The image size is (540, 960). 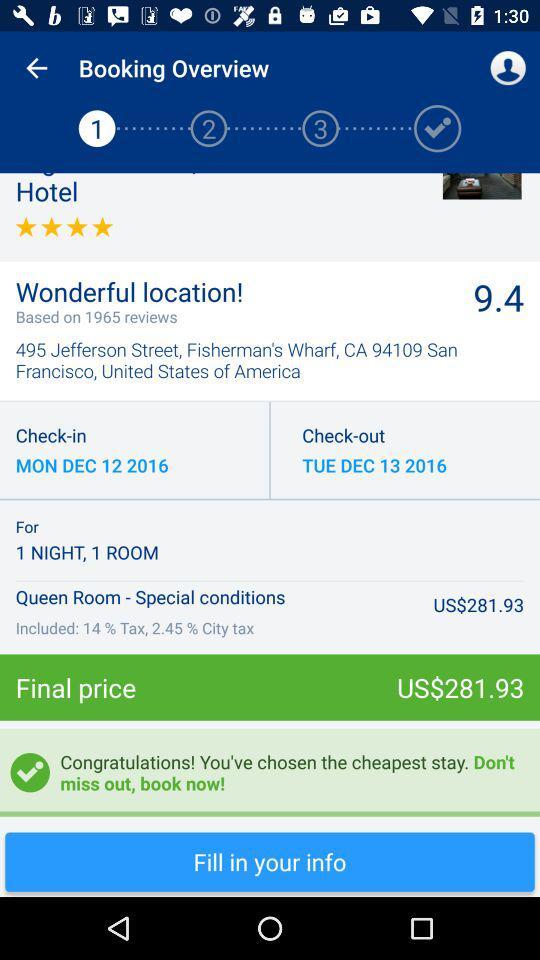 What do you see at coordinates (270, 861) in the screenshot?
I see `fill in your info` at bounding box center [270, 861].